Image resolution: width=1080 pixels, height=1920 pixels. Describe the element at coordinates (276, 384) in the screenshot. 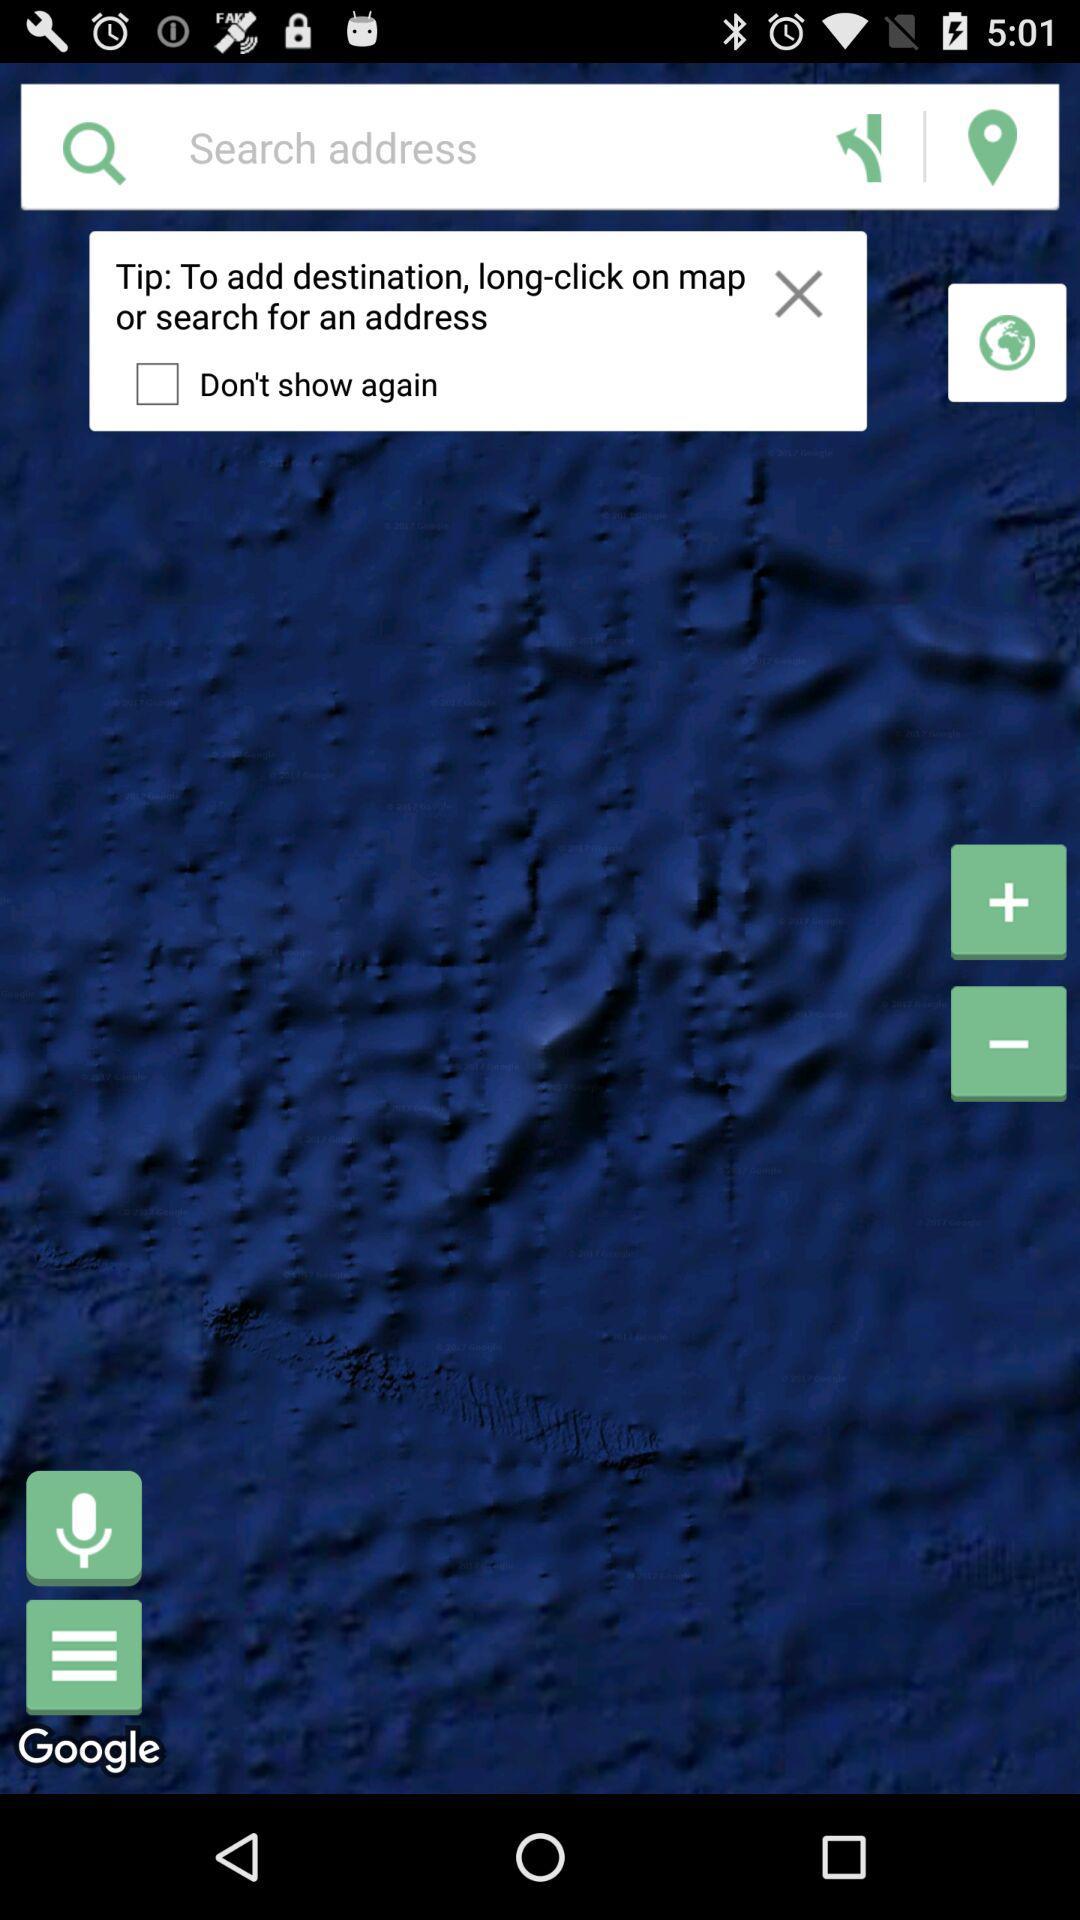

I see `the don t show` at that location.